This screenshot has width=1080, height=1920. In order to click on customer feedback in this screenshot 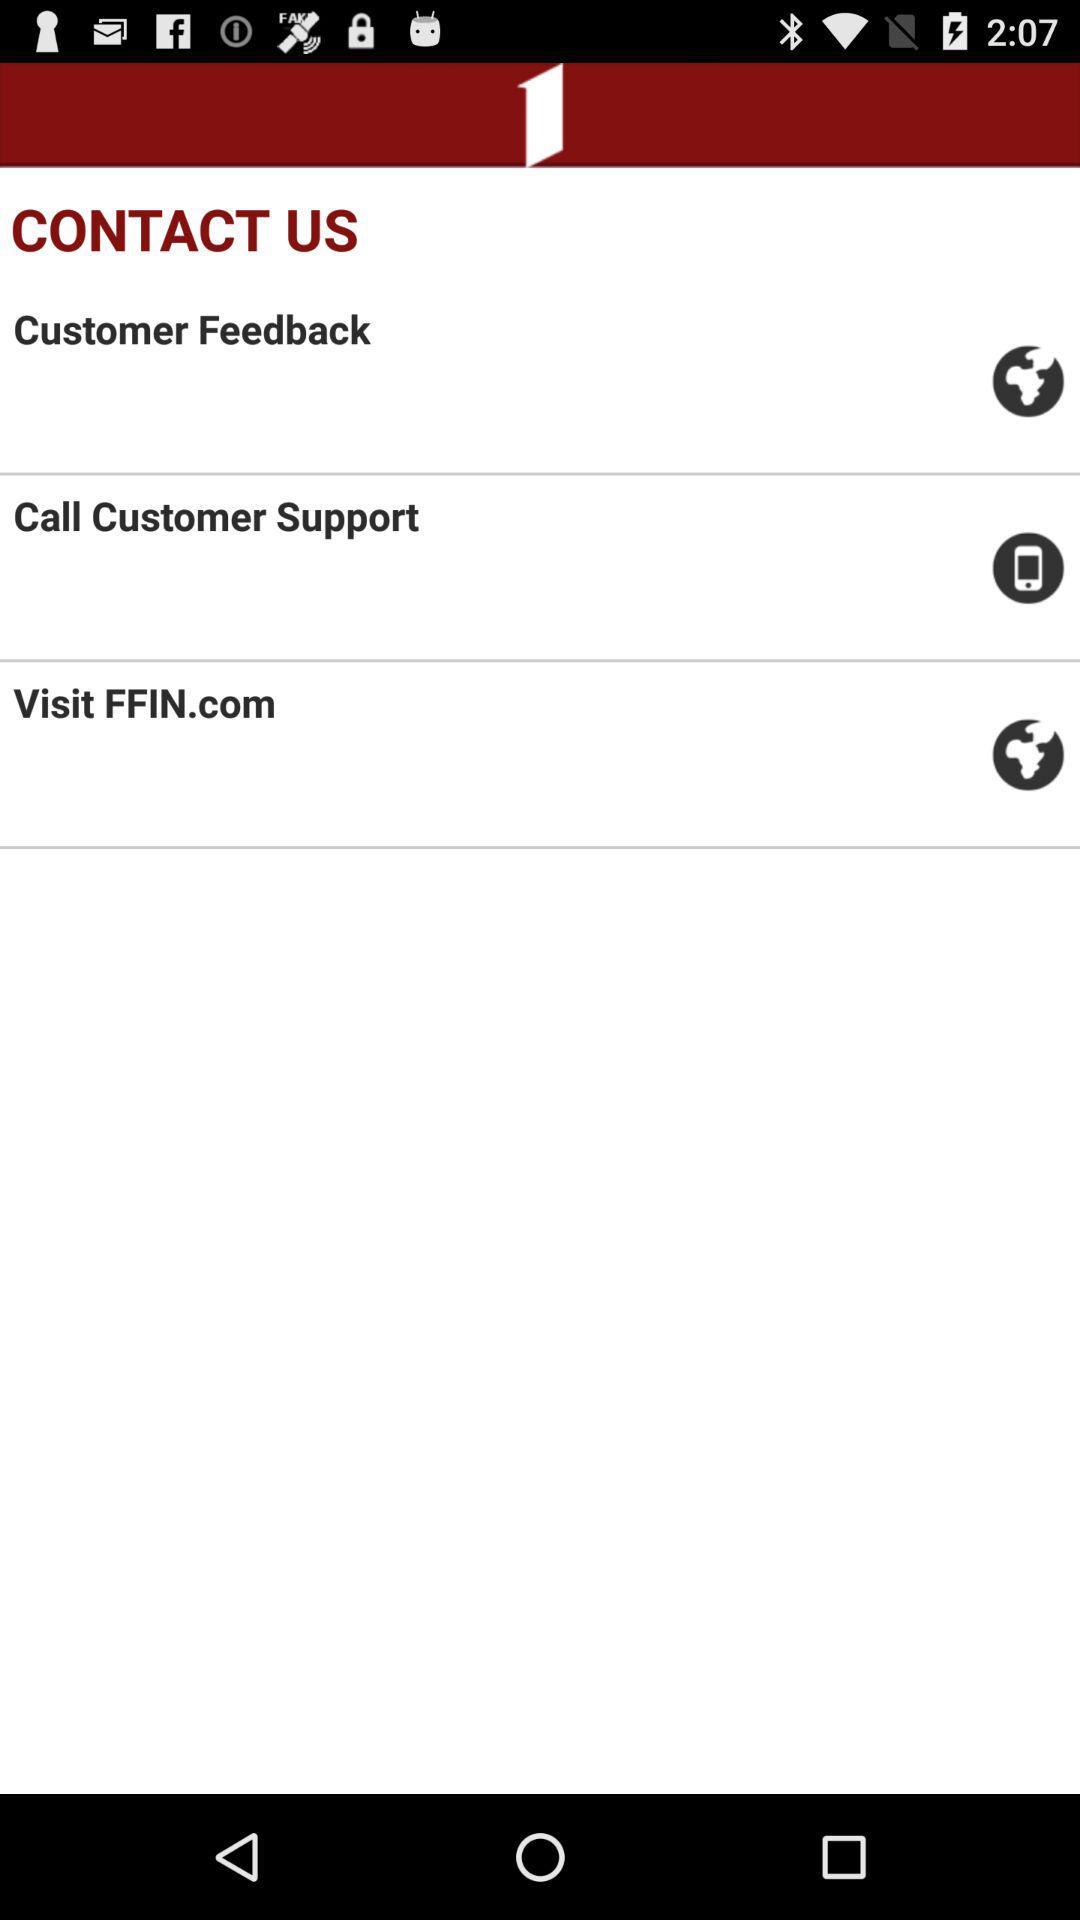, I will do `click(192, 328)`.